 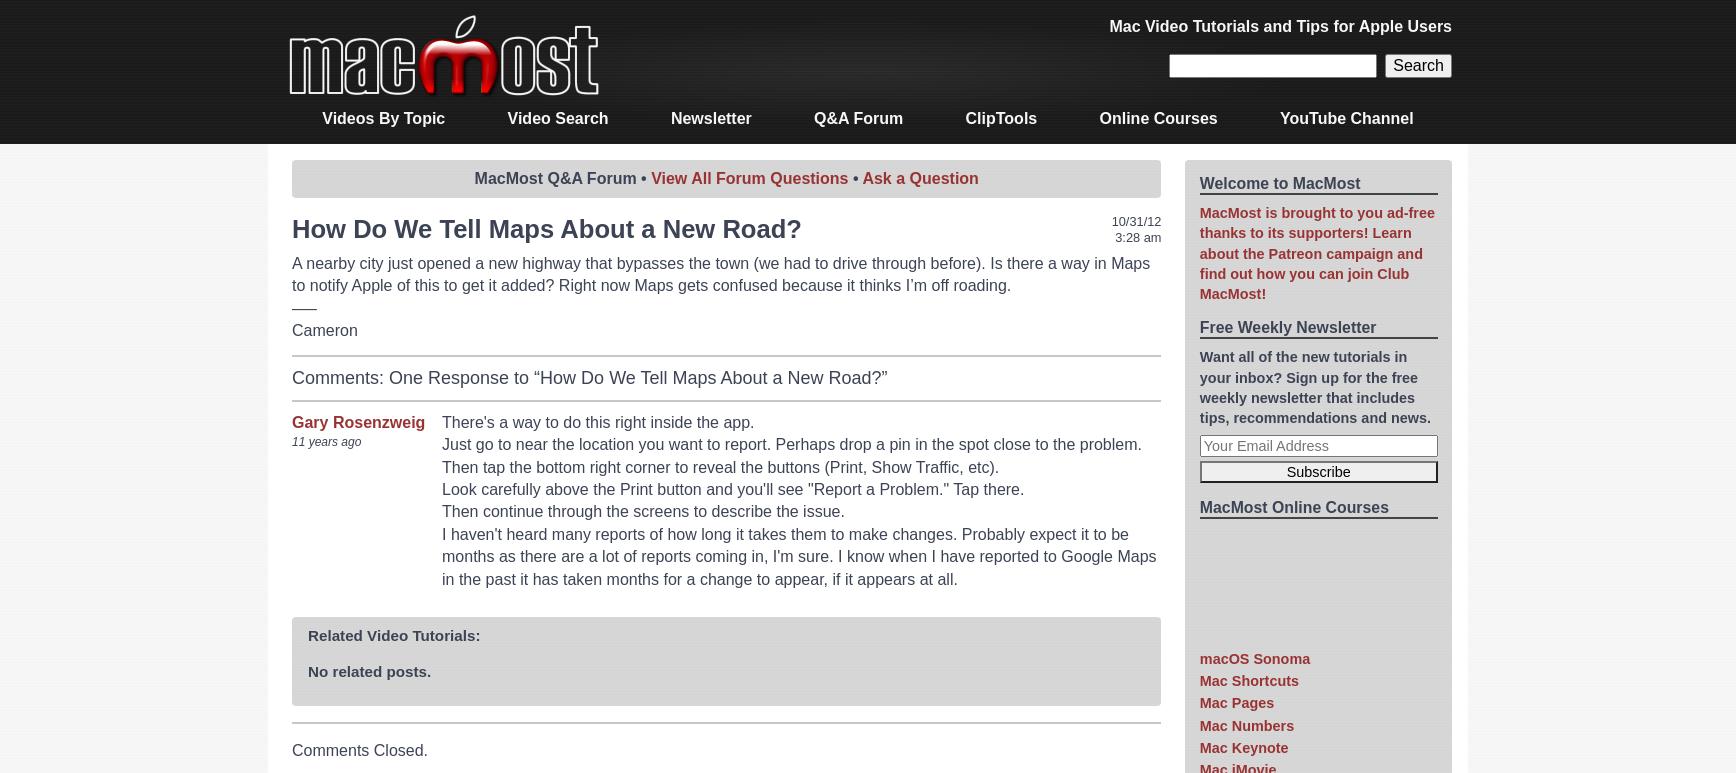 What do you see at coordinates (1246, 724) in the screenshot?
I see `'Mac Numbers'` at bounding box center [1246, 724].